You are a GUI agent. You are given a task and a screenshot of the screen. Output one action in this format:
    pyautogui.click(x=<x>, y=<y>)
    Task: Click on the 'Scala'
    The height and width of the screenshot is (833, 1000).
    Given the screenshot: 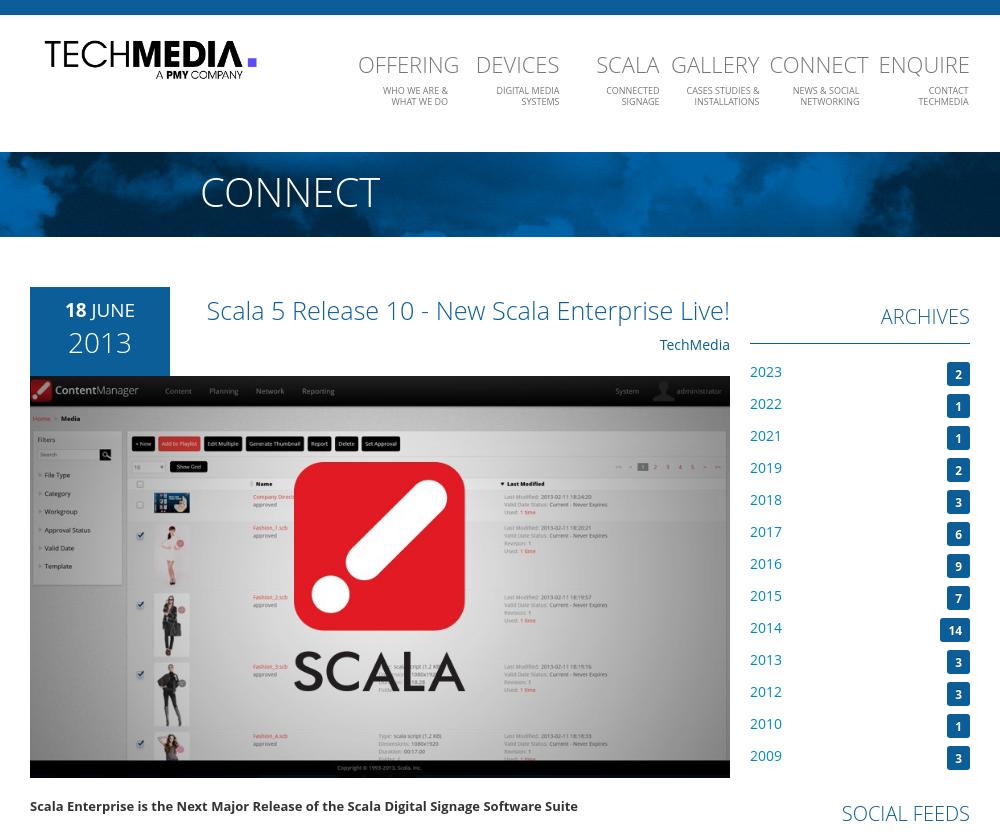 What is the action you would take?
    pyautogui.click(x=627, y=62)
    